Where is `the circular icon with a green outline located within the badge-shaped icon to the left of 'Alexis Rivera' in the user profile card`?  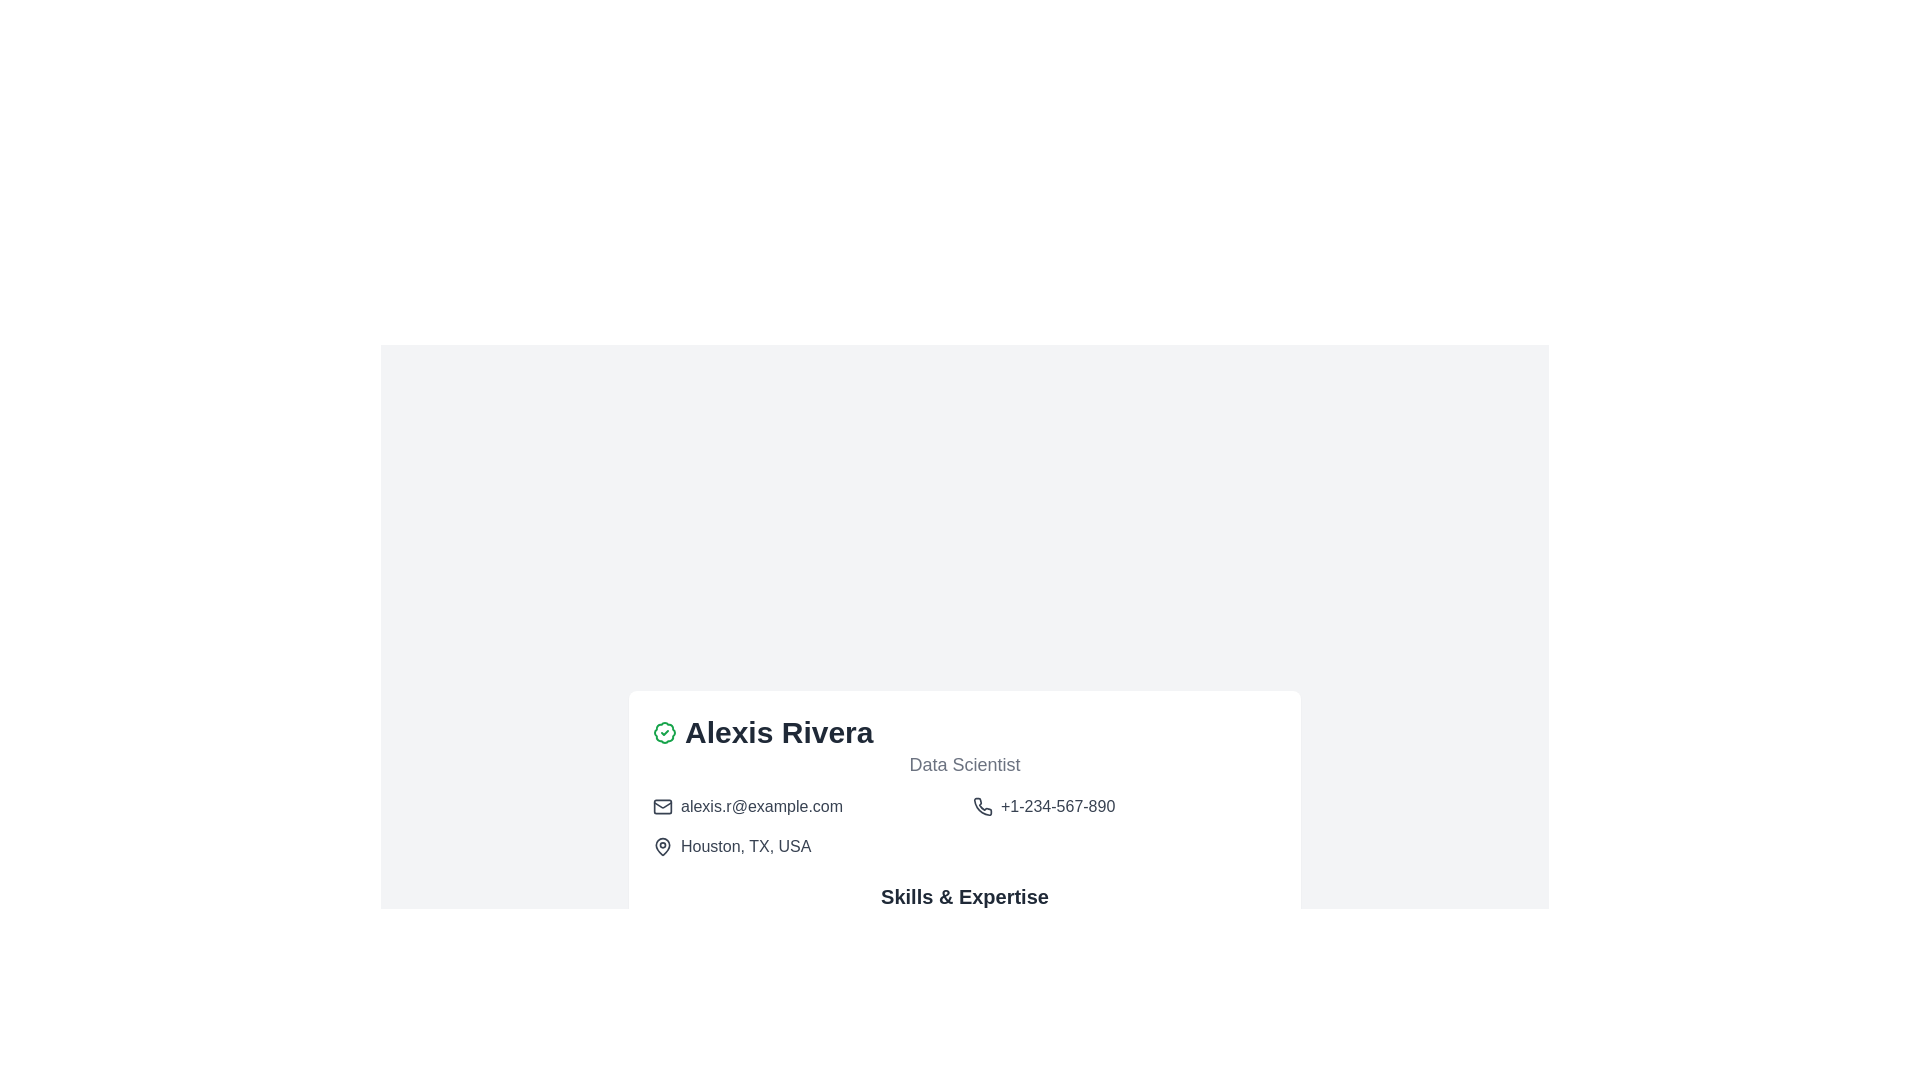
the circular icon with a green outline located within the badge-shaped icon to the left of 'Alexis Rivera' in the user profile card is located at coordinates (664, 732).